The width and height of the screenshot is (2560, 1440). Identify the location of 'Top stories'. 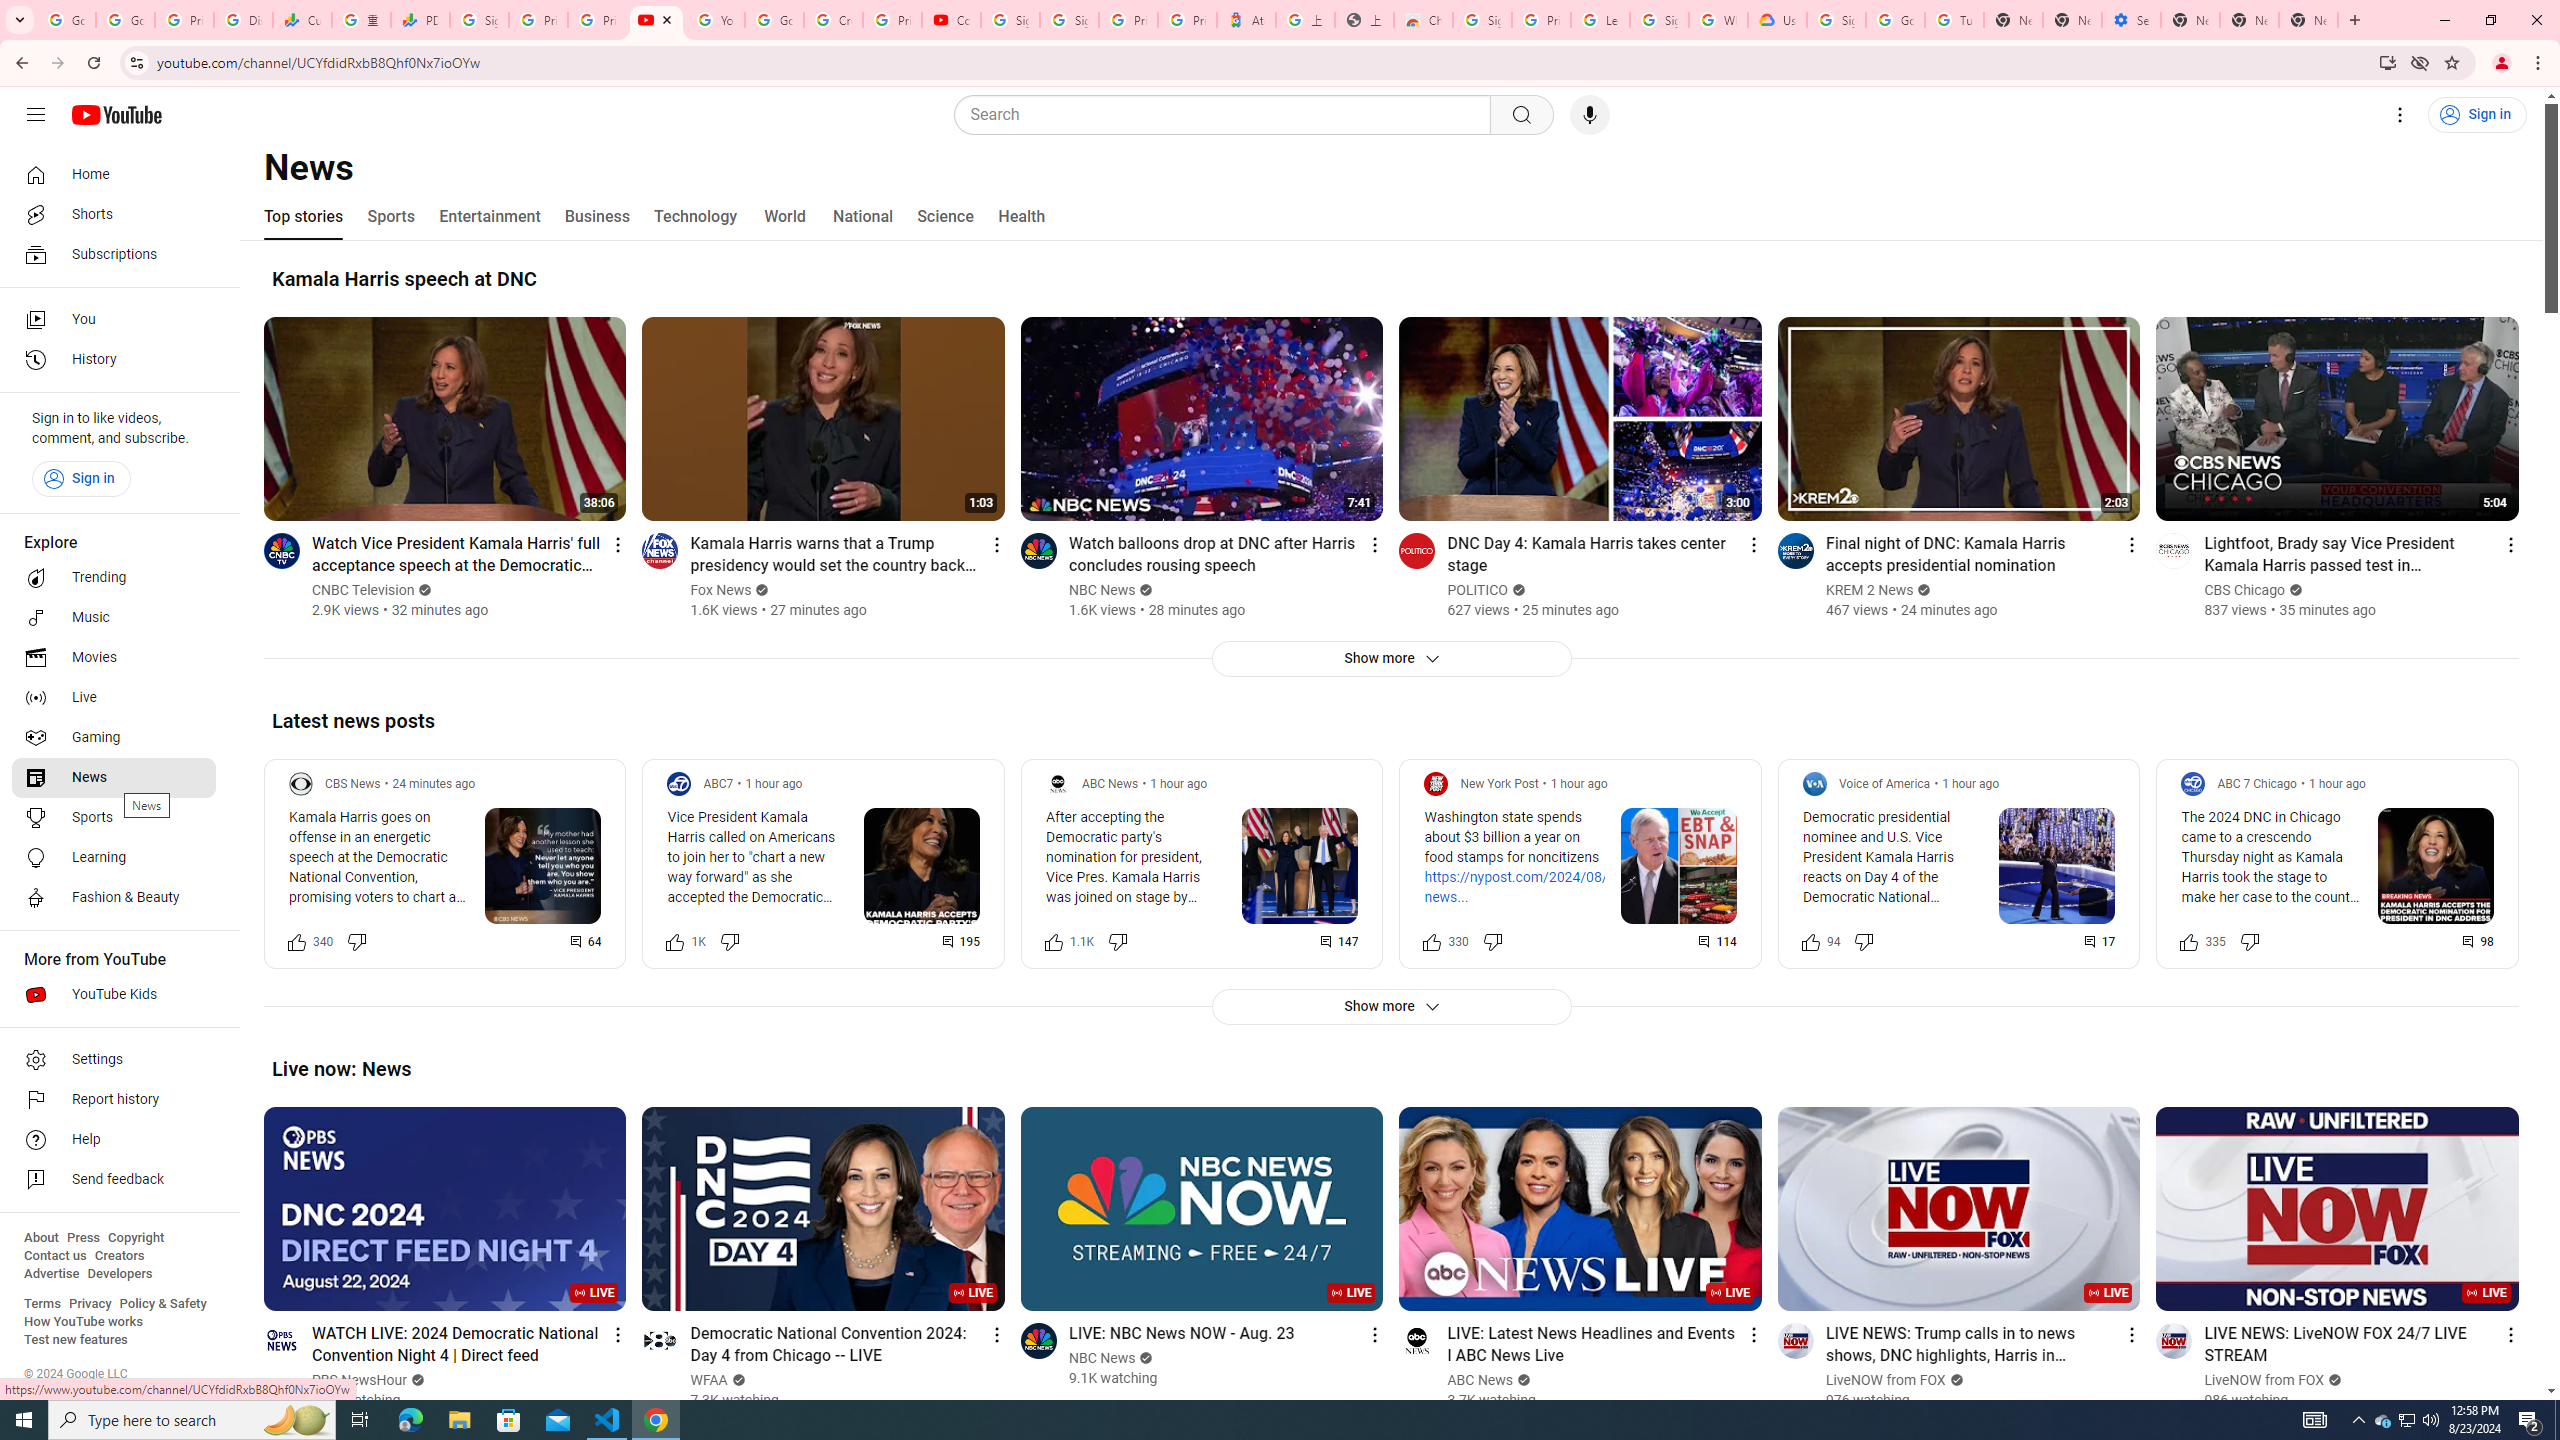
(302, 215).